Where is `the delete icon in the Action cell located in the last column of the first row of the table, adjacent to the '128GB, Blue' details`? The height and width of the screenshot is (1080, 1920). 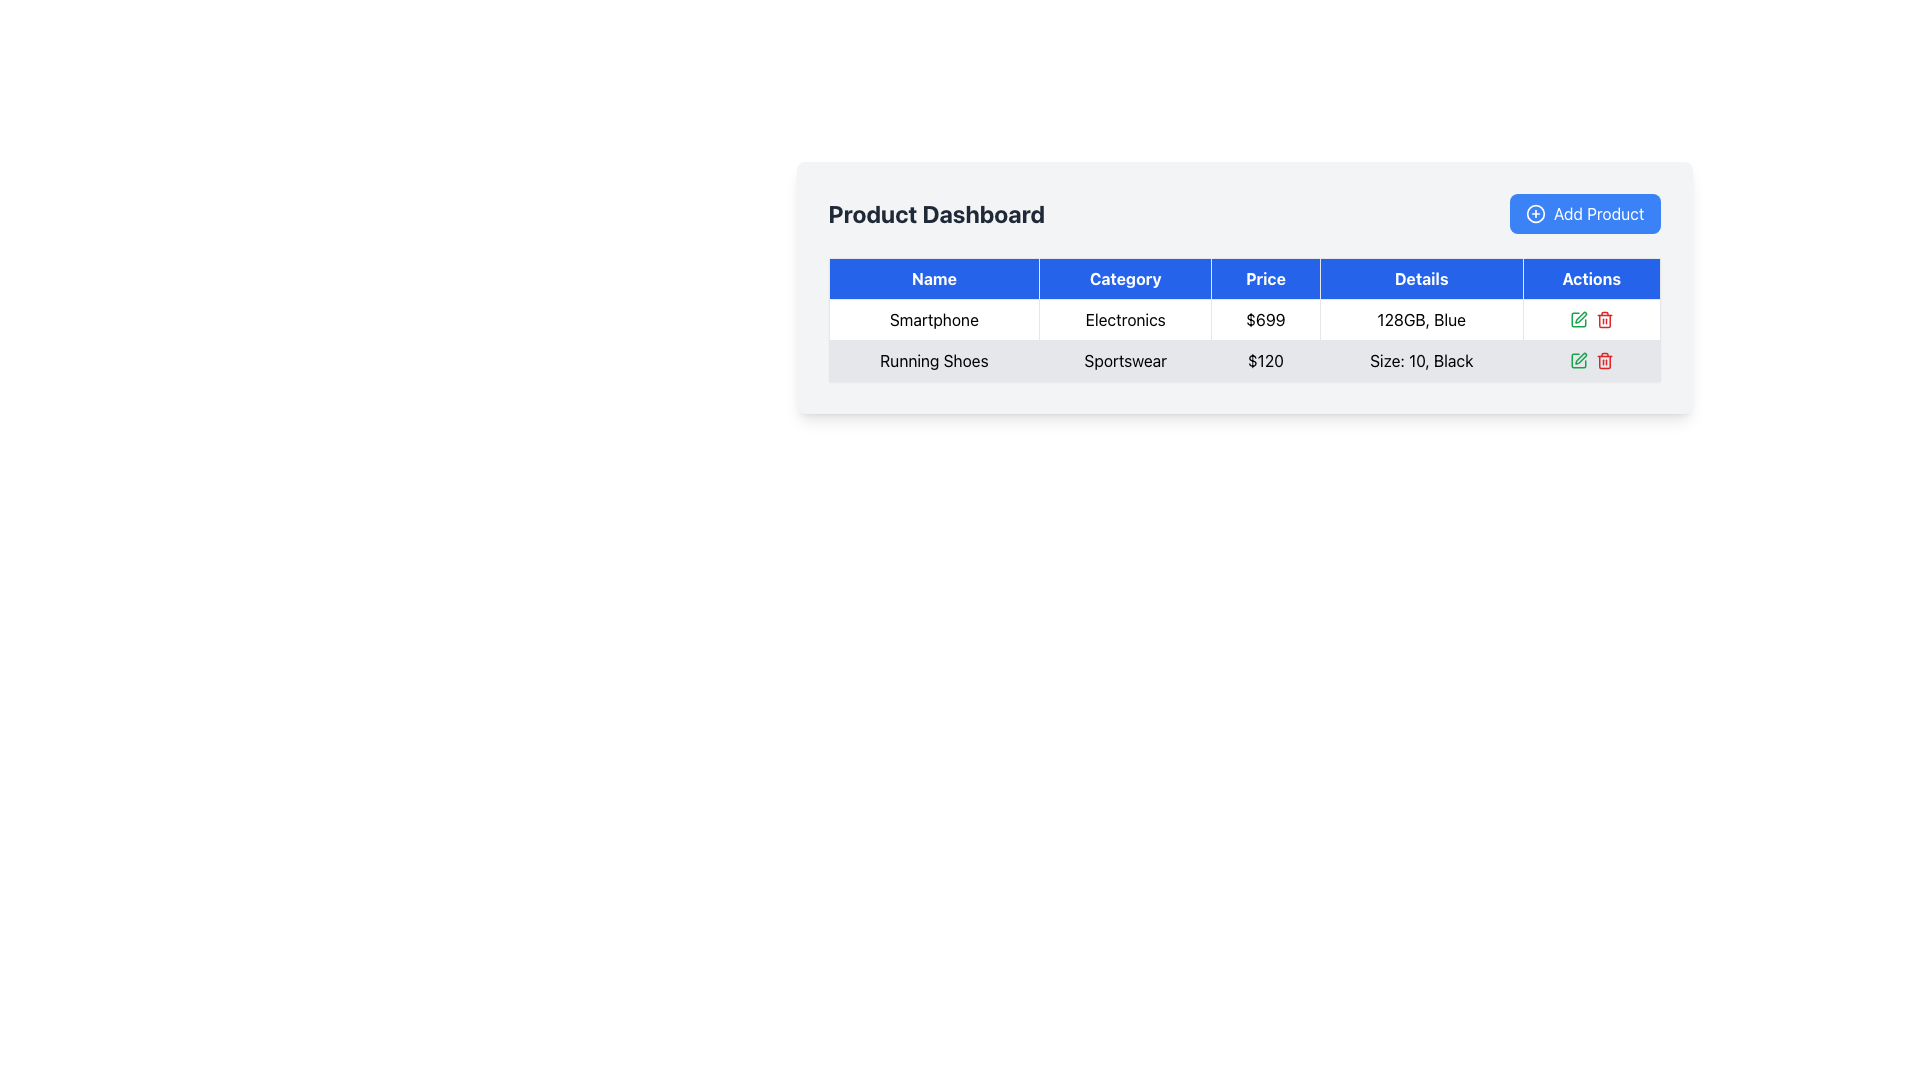 the delete icon in the Action cell located in the last column of the first row of the table, adjacent to the '128GB, Blue' details is located at coordinates (1590, 319).